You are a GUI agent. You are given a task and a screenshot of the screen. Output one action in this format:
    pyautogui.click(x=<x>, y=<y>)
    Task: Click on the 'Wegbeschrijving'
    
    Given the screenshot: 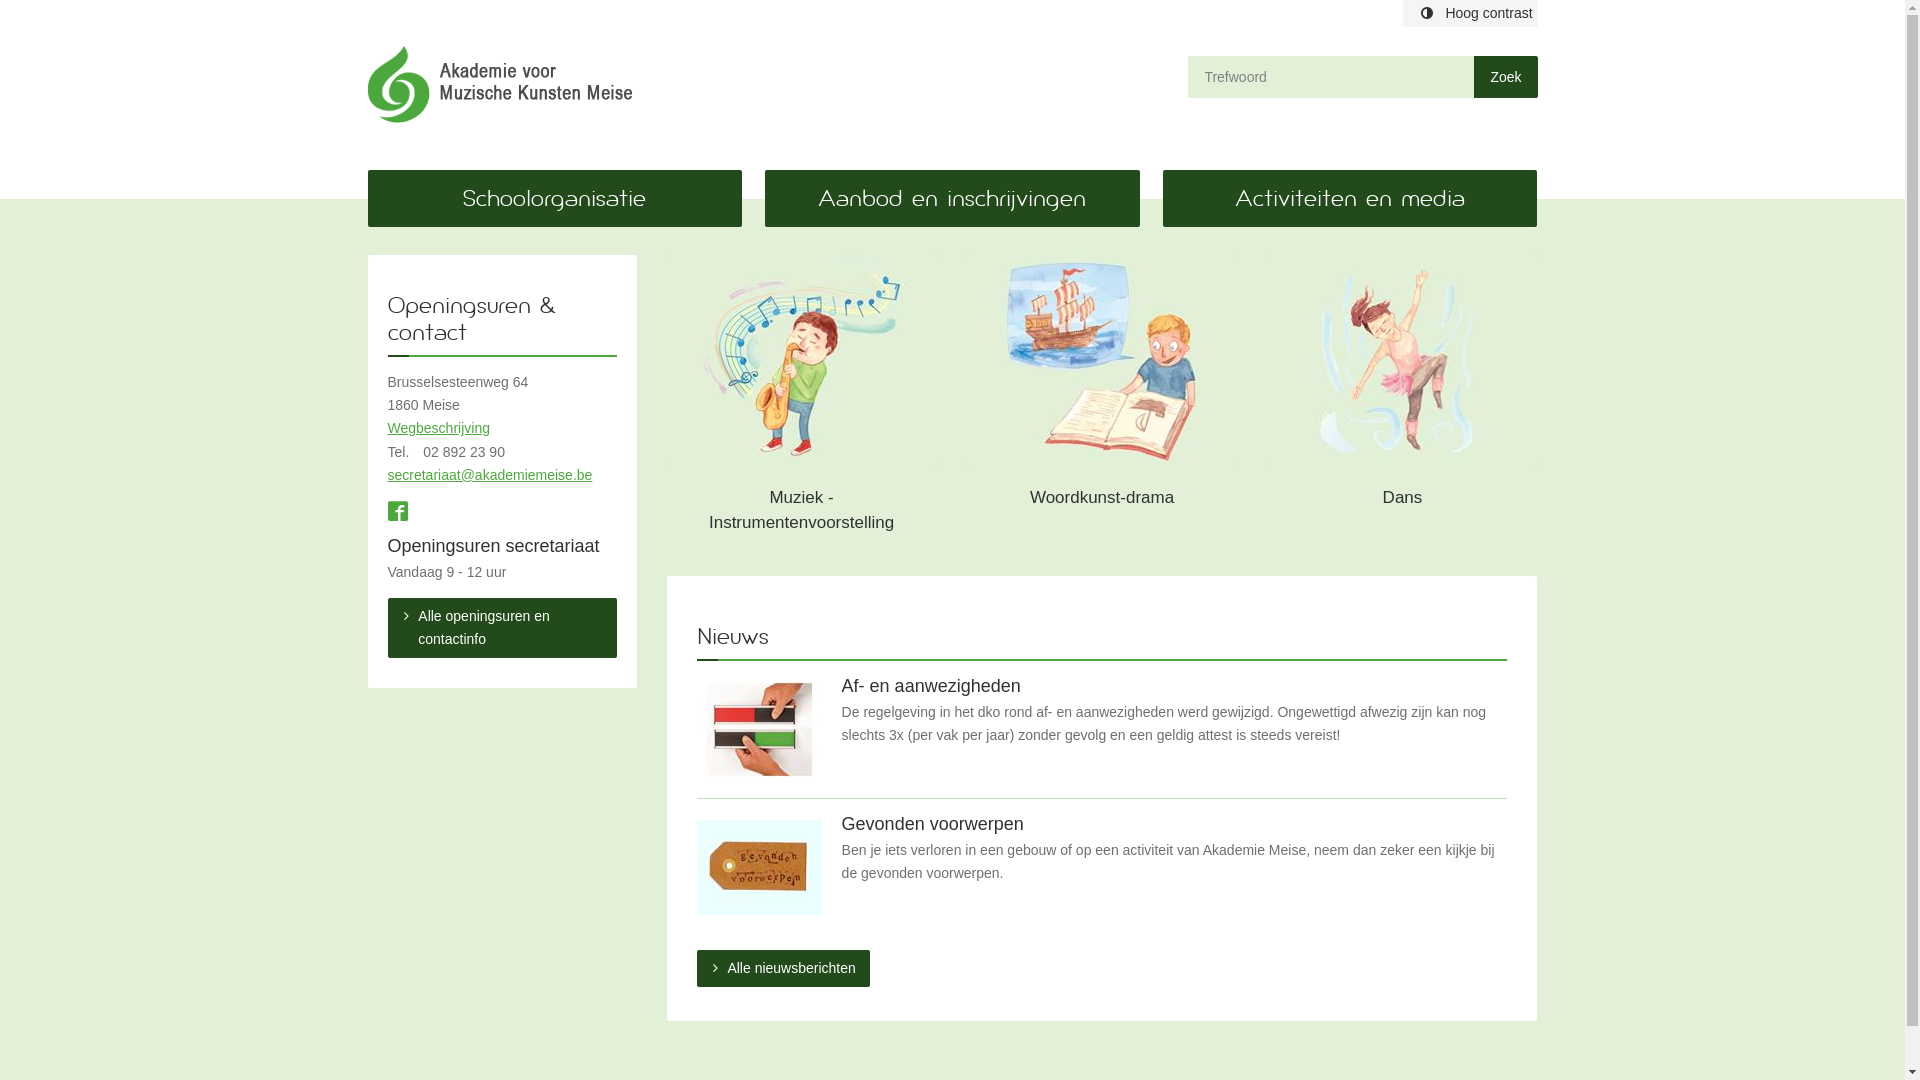 What is the action you would take?
    pyautogui.click(x=437, y=427)
    